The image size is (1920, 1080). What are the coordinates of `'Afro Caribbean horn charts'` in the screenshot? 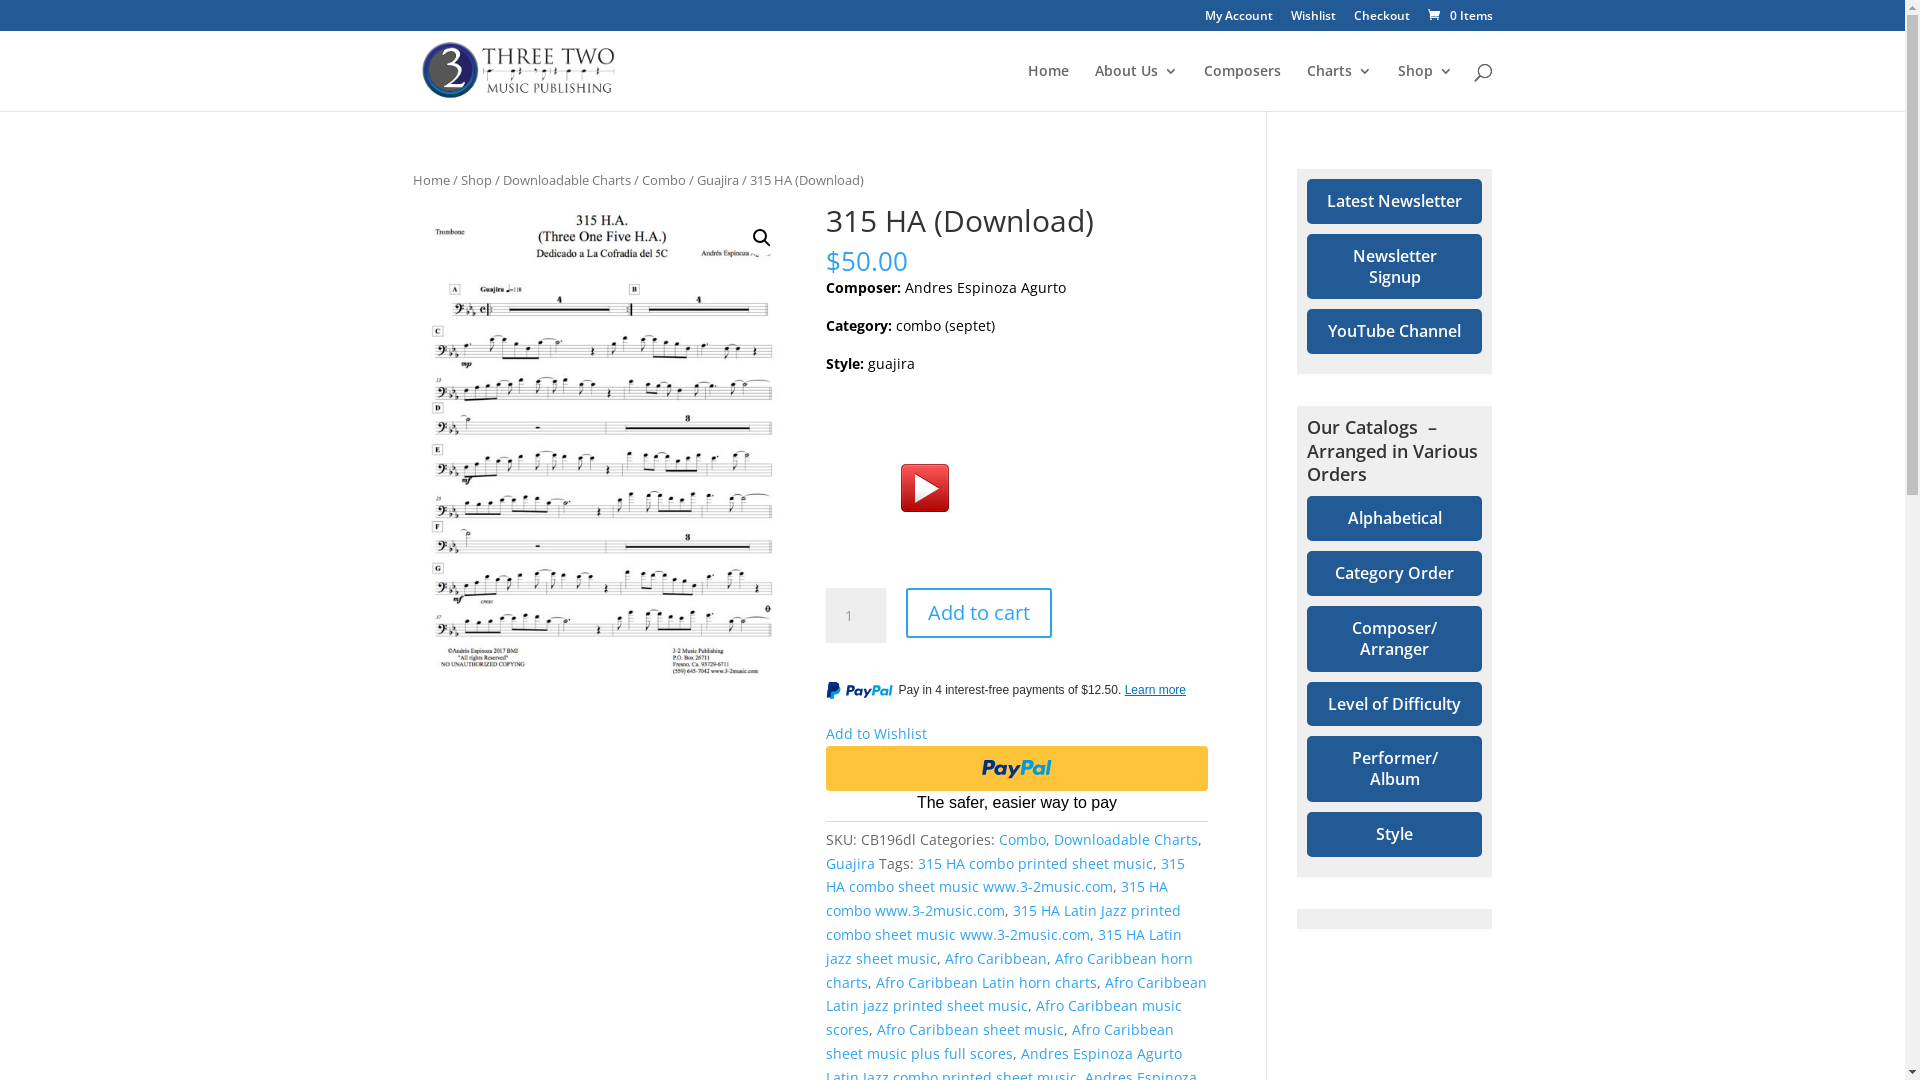 It's located at (1009, 969).